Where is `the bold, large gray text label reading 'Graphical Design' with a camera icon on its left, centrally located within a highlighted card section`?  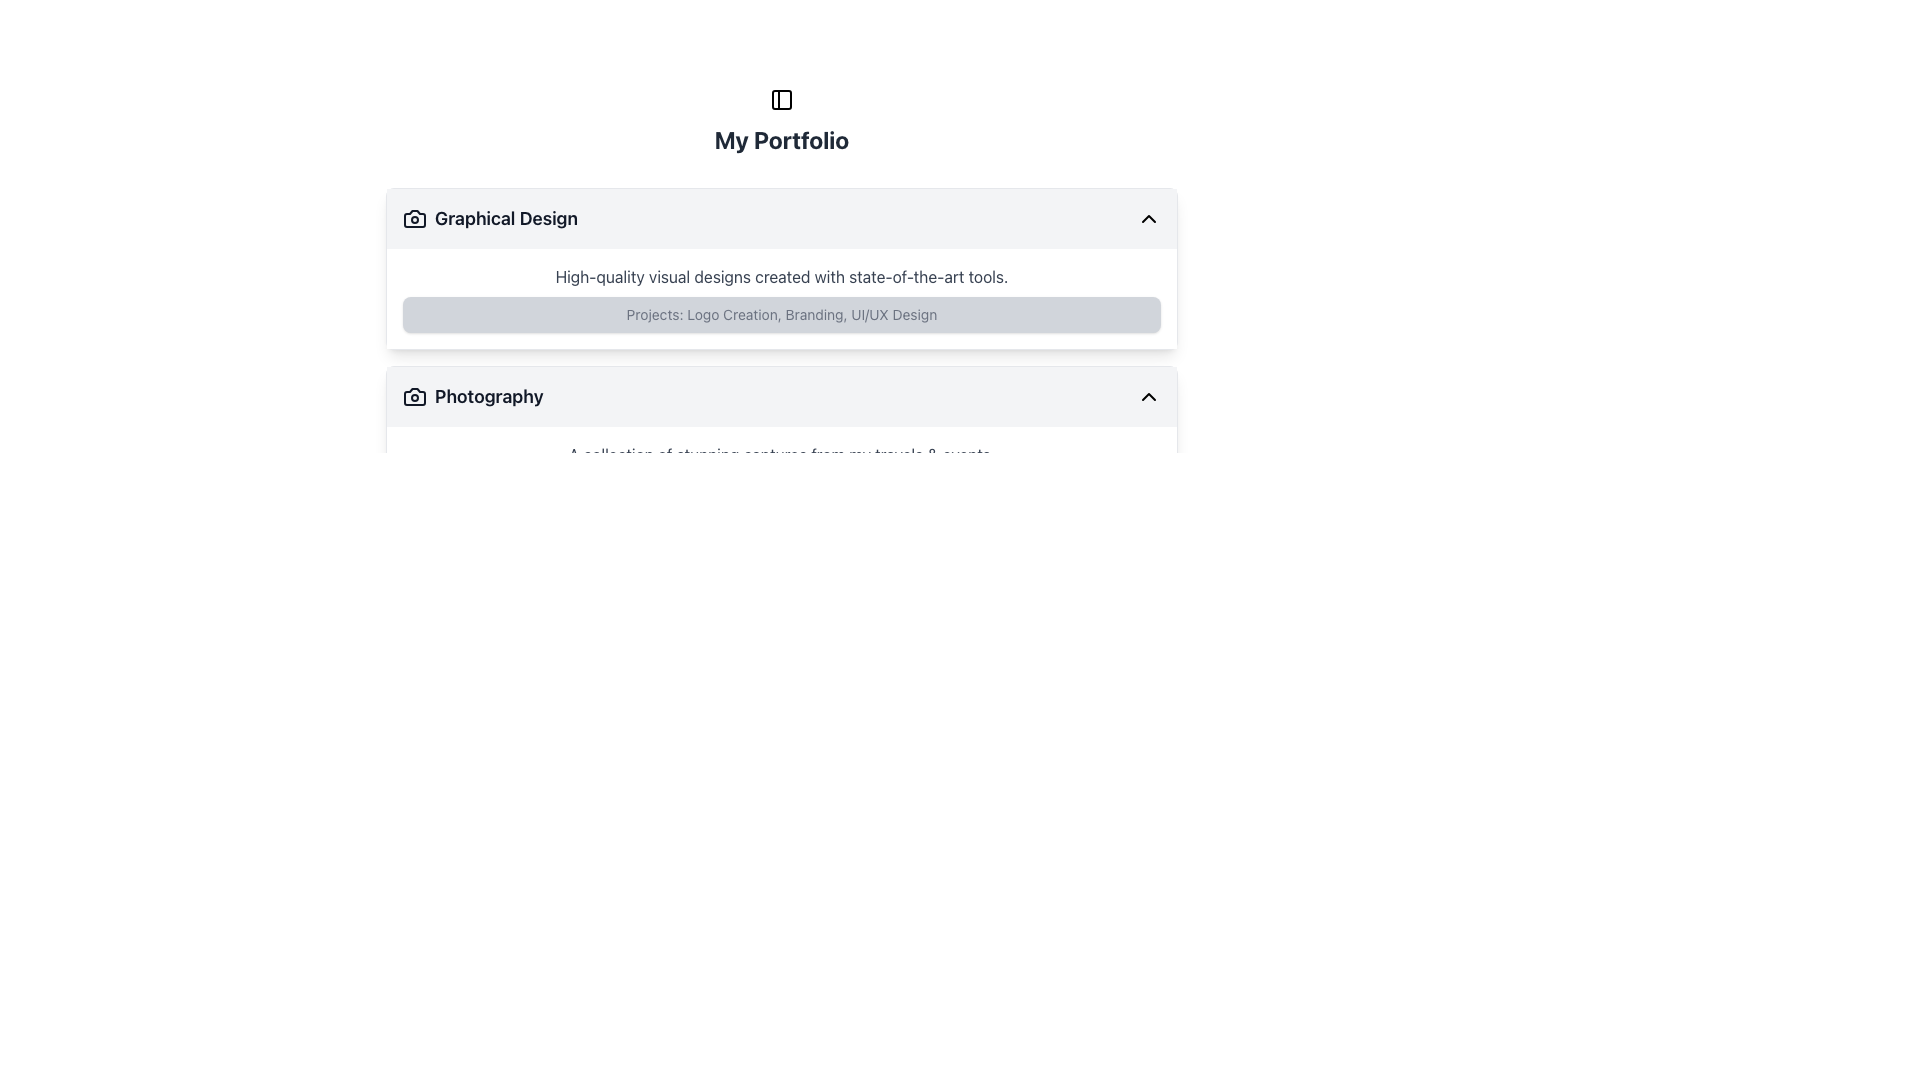
the bold, large gray text label reading 'Graphical Design' with a camera icon on its left, centrally located within a highlighted card section is located at coordinates (490, 219).